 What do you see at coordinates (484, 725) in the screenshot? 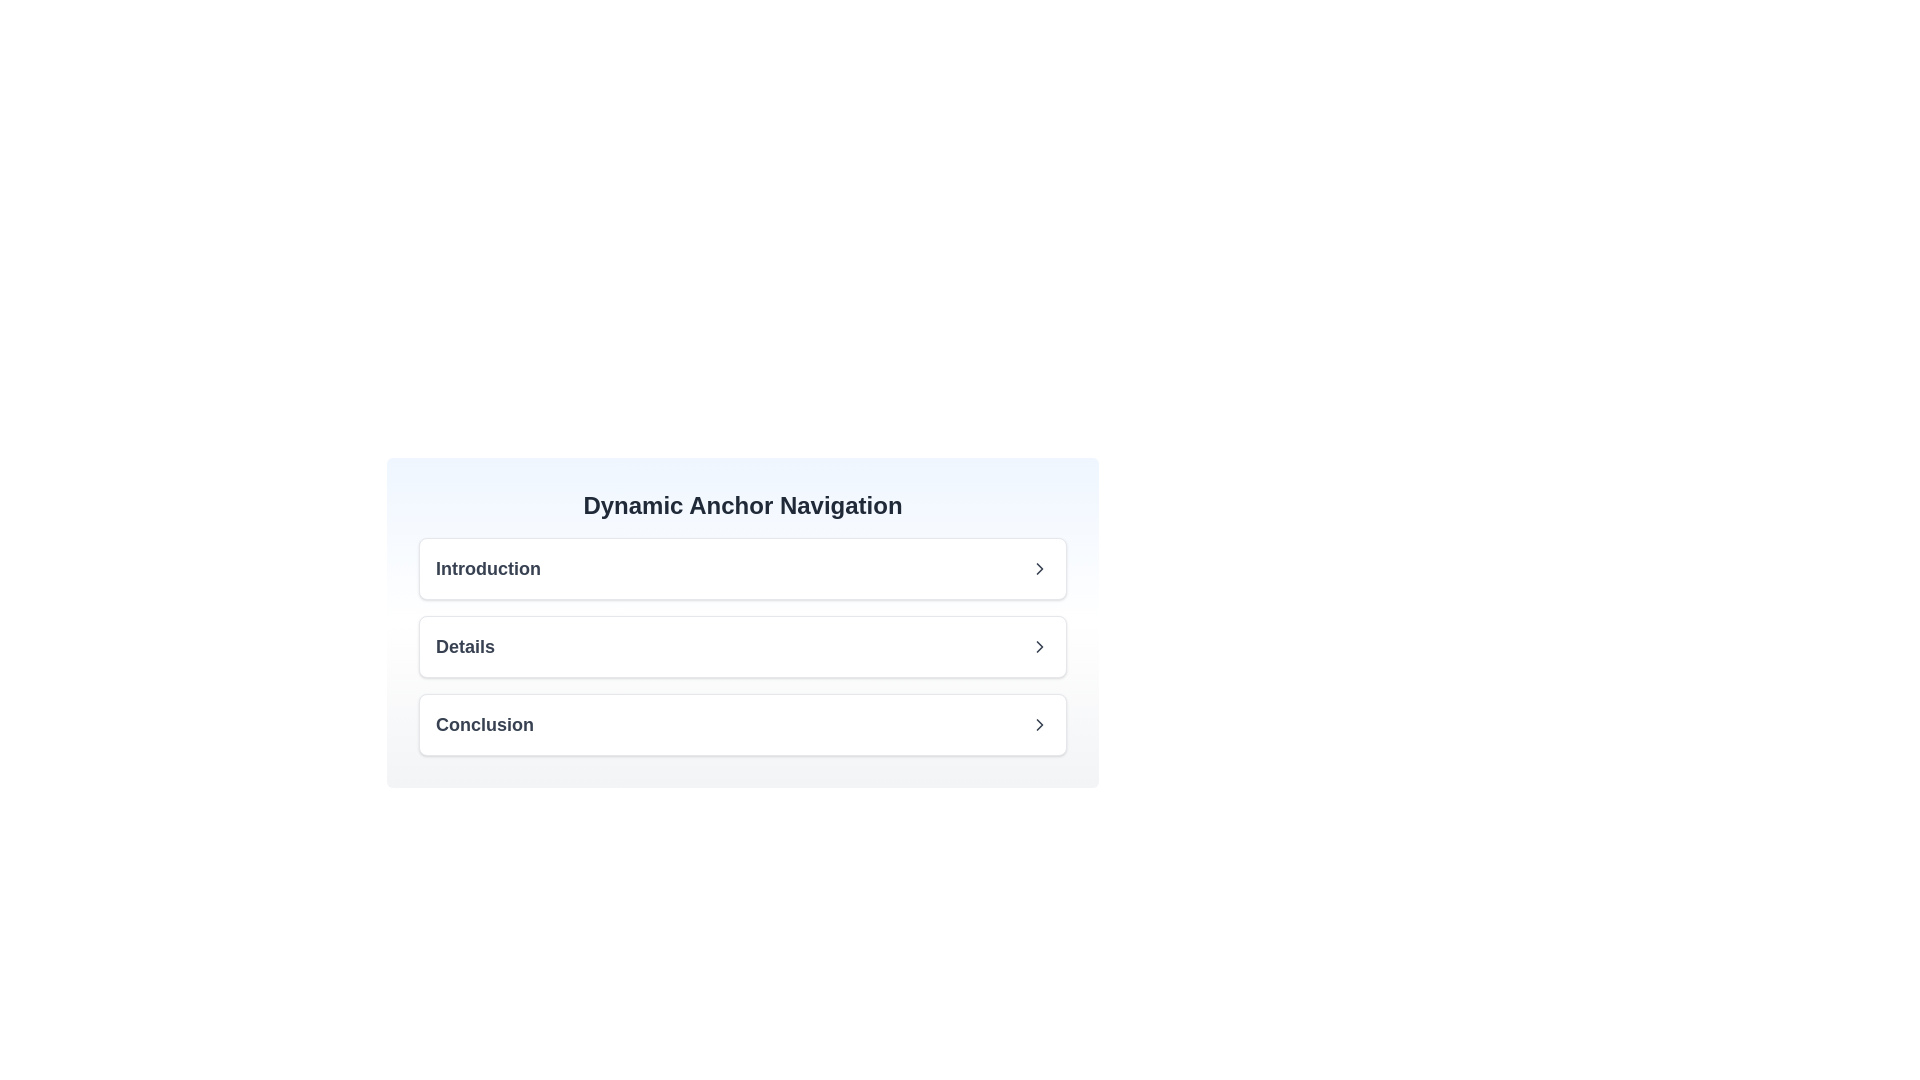
I see `the 'Conclusion' label in the 'Dynamic Anchor Navigation' panel, which is located in the third row of the vertically arranged list` at bounding box center [484, 725].